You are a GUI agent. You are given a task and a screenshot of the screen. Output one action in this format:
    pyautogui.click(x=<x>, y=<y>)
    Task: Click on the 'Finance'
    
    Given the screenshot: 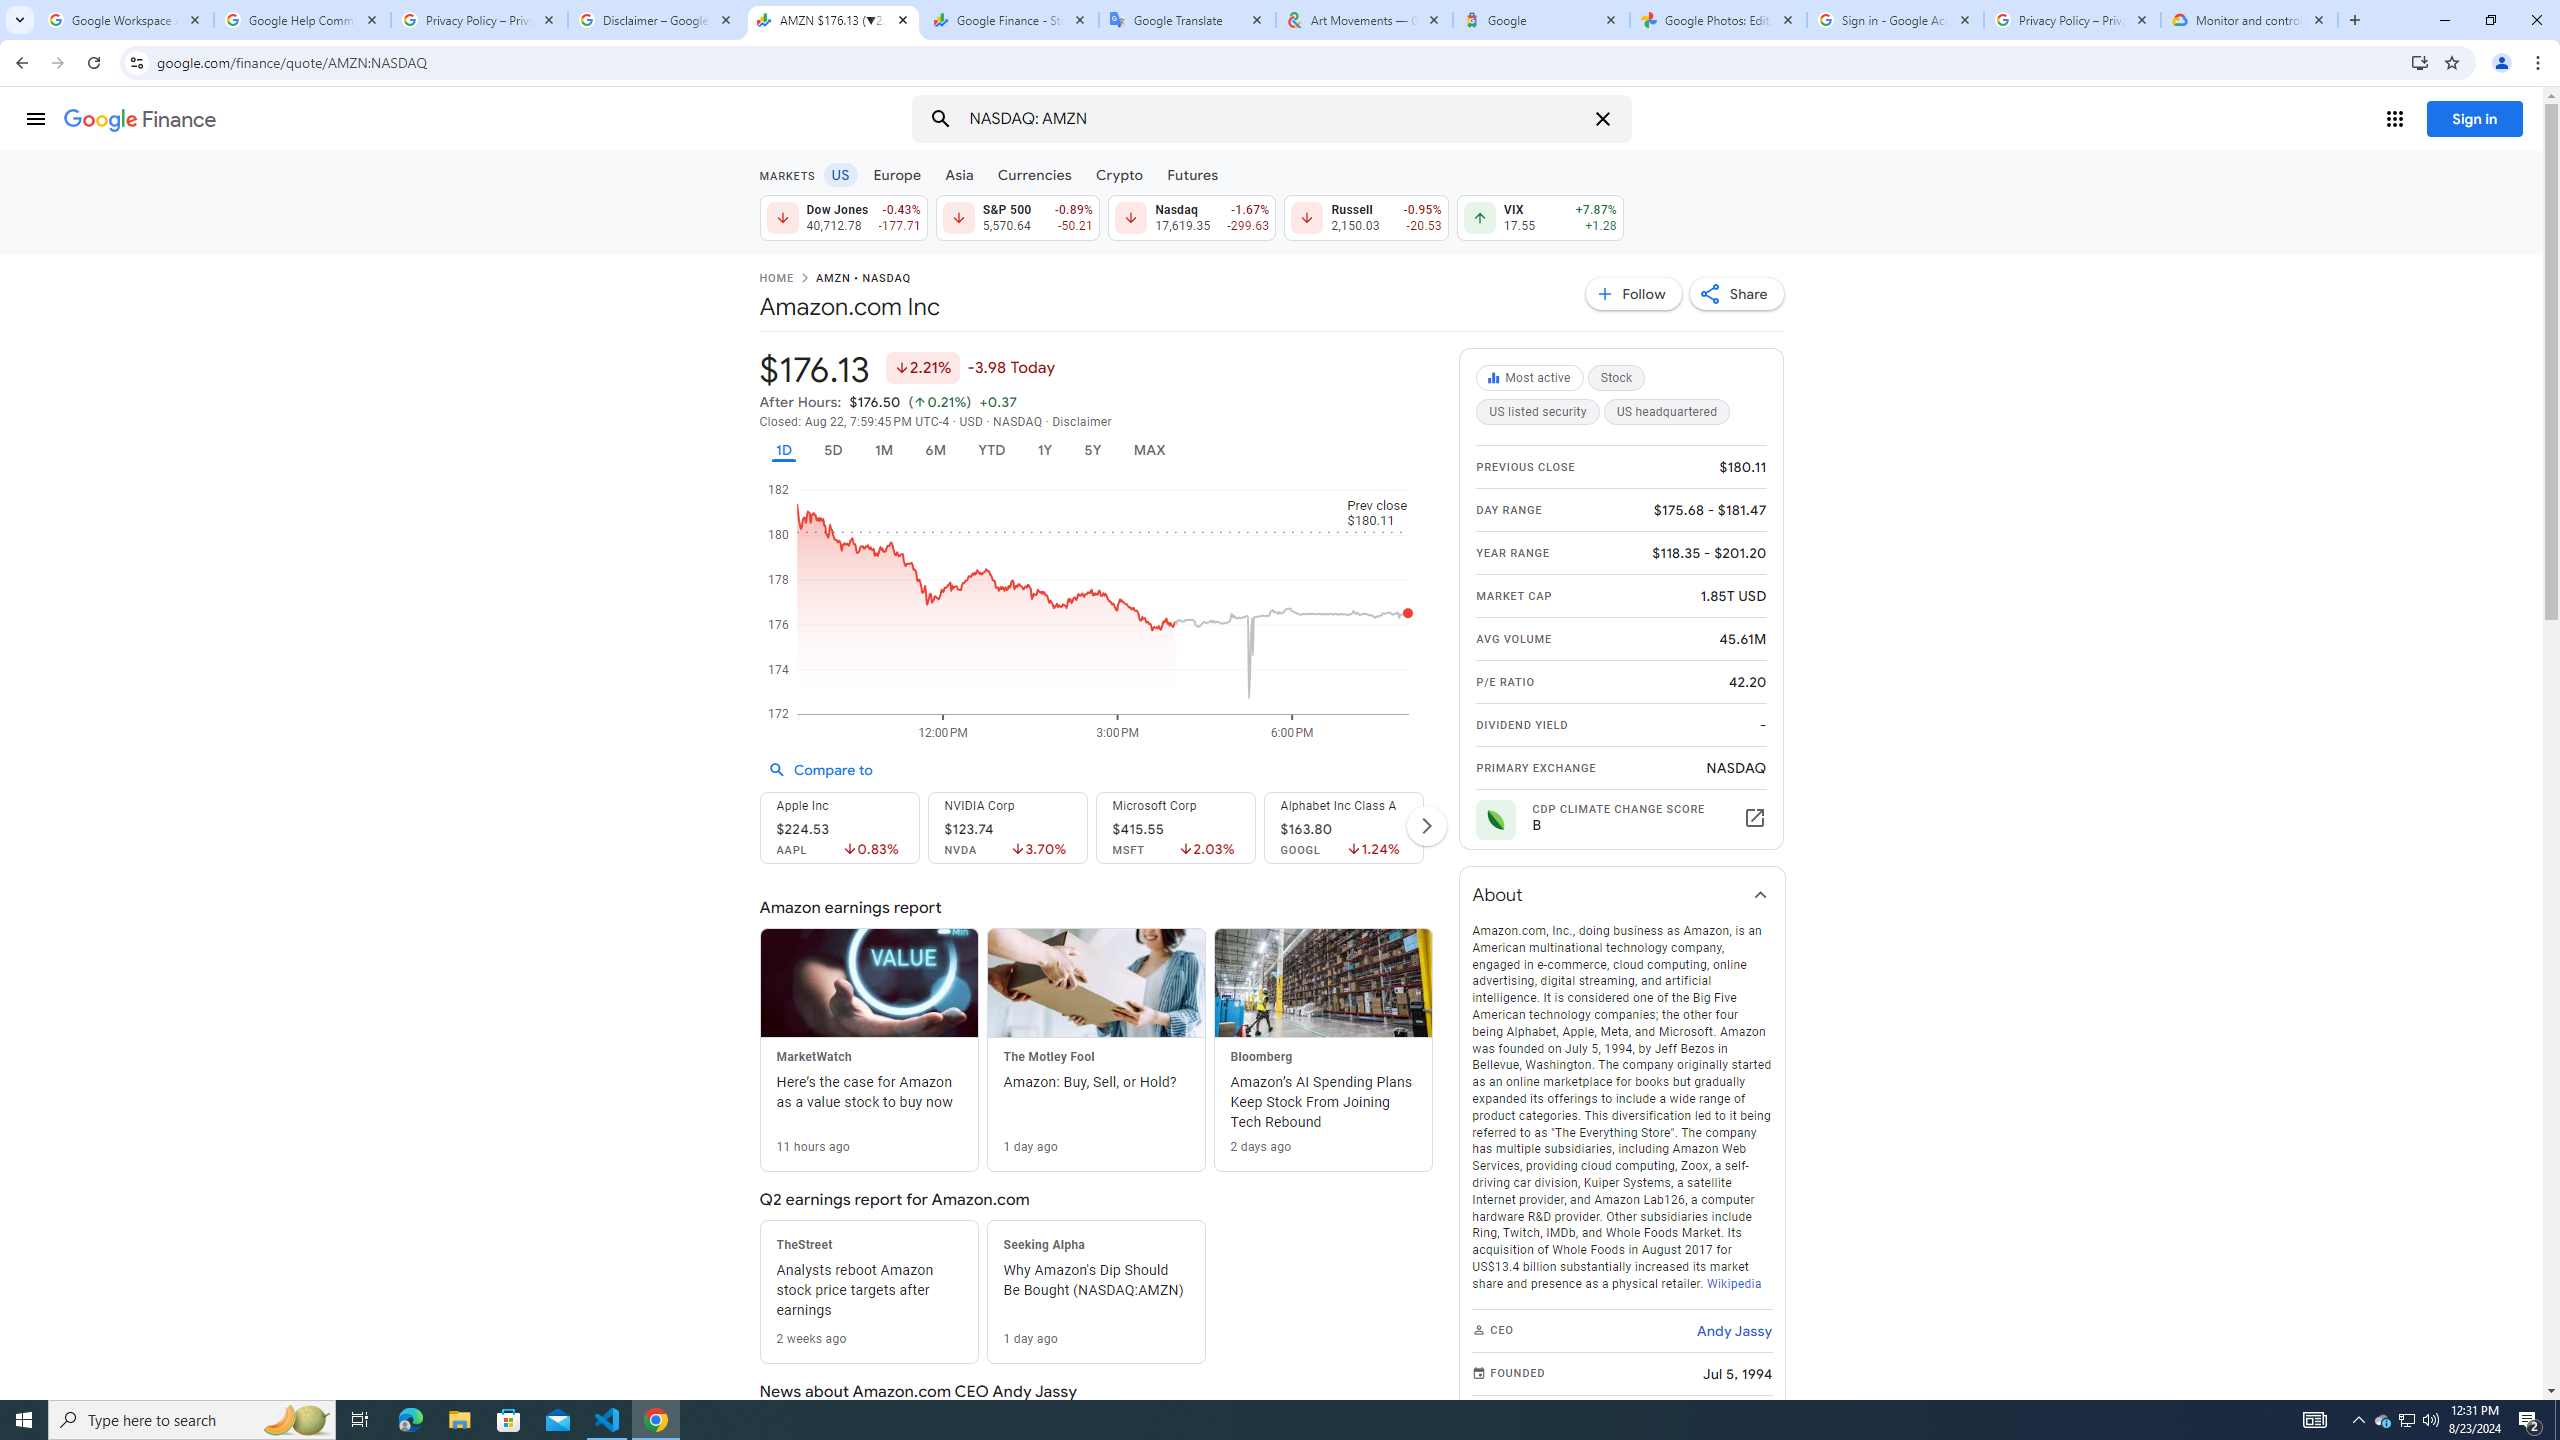 What is the action you would take?
    pyautogui.click(x=139, y=119)
    